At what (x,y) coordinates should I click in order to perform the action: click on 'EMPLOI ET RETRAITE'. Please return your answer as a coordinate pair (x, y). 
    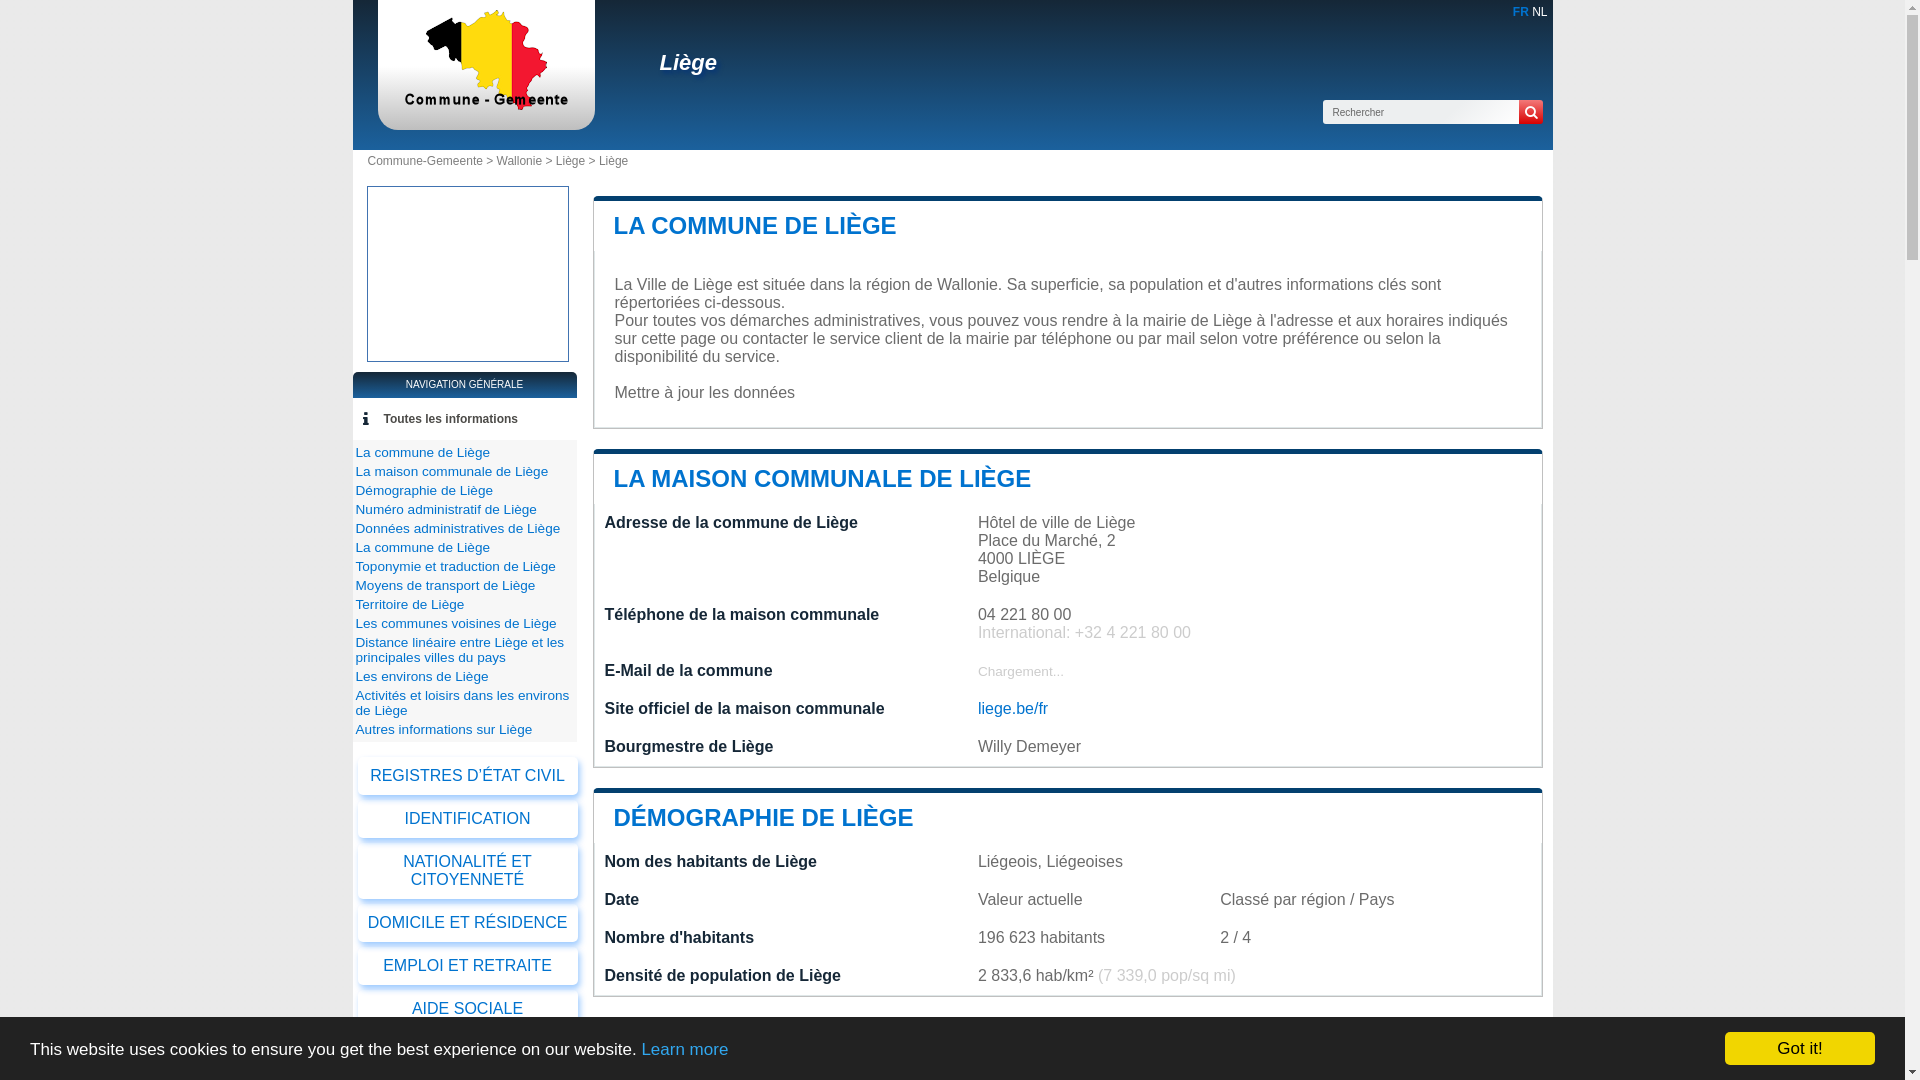
    Looking at the image, I should click on (466, 964).